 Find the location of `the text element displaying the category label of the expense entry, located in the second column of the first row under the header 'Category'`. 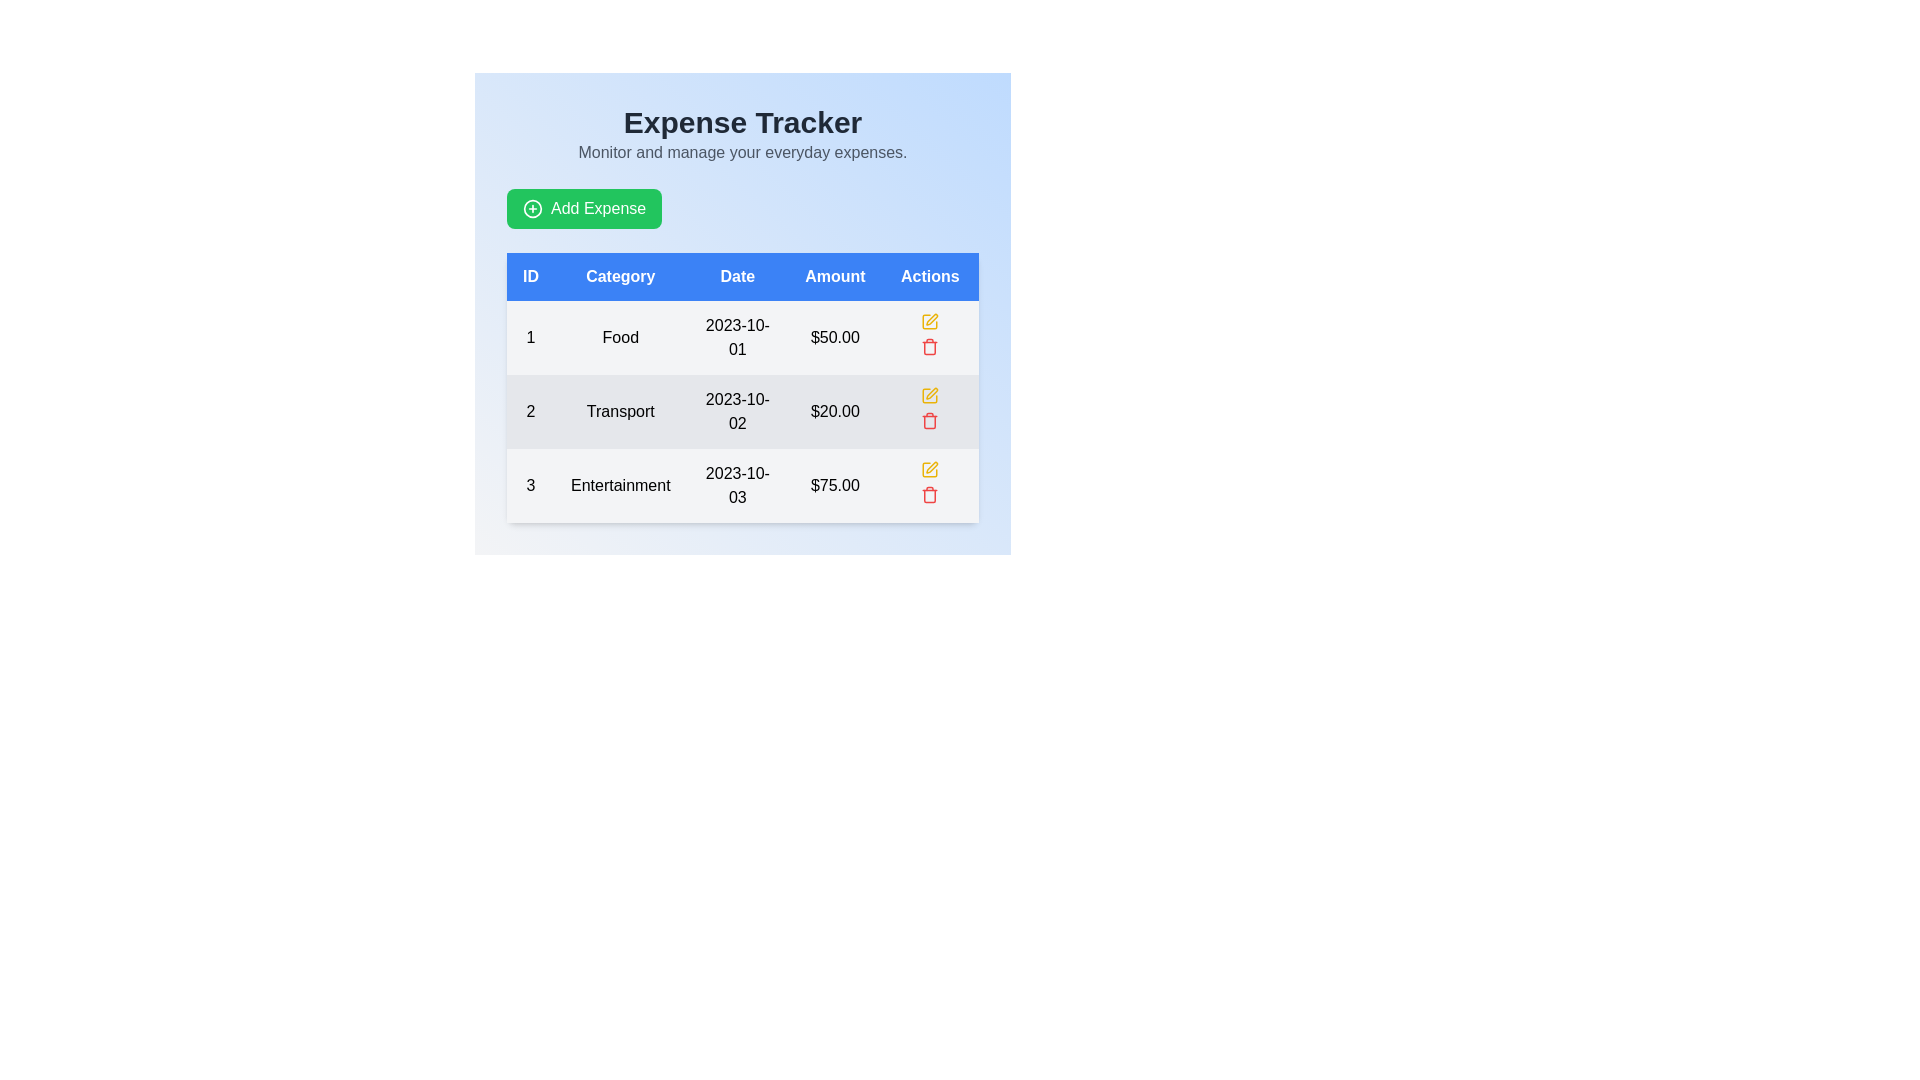

the text element displaying the category label of the expense entry, located in the second column of the first row under the header 'Category' is located at coordinates (619, 337).